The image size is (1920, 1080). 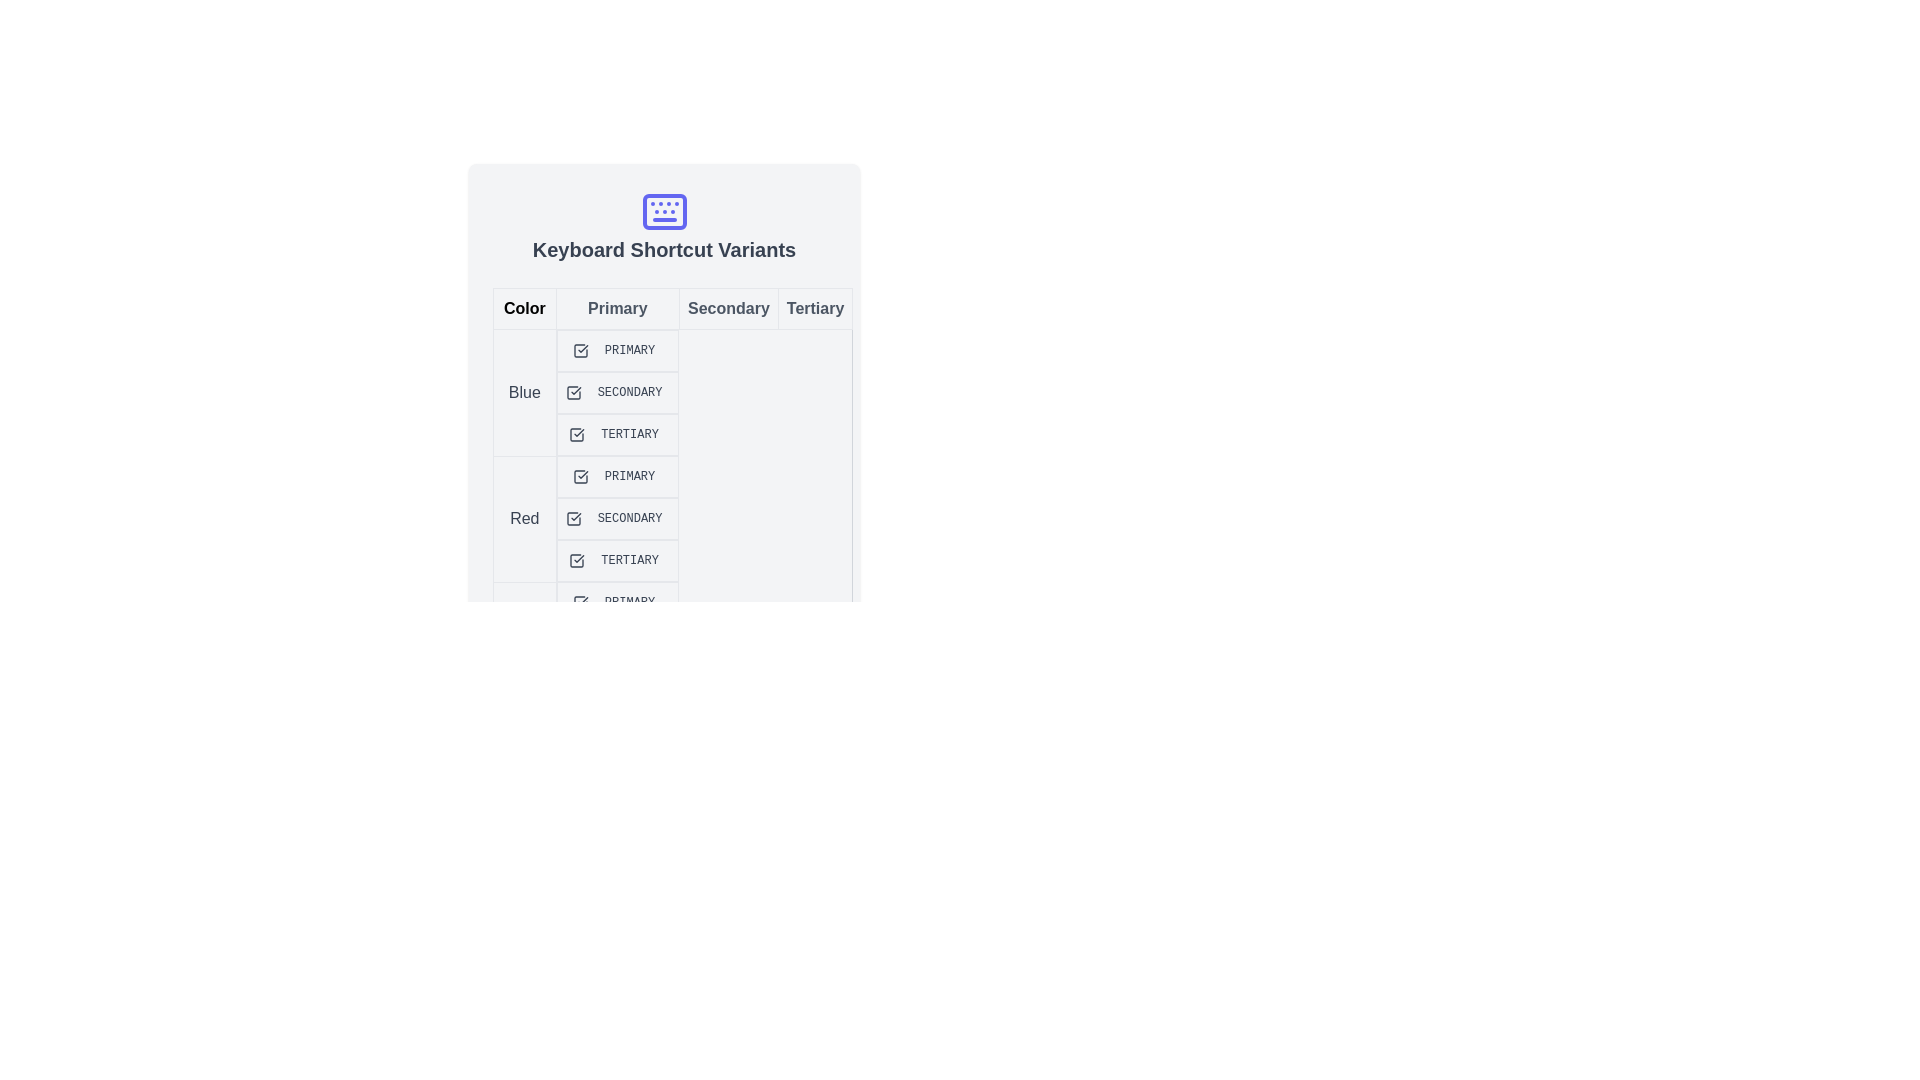 I want to click on the static button labeled 'Tertiary' with a red check icon and gray font, located in the 'Red' color group row, so click(x=617, y=560).